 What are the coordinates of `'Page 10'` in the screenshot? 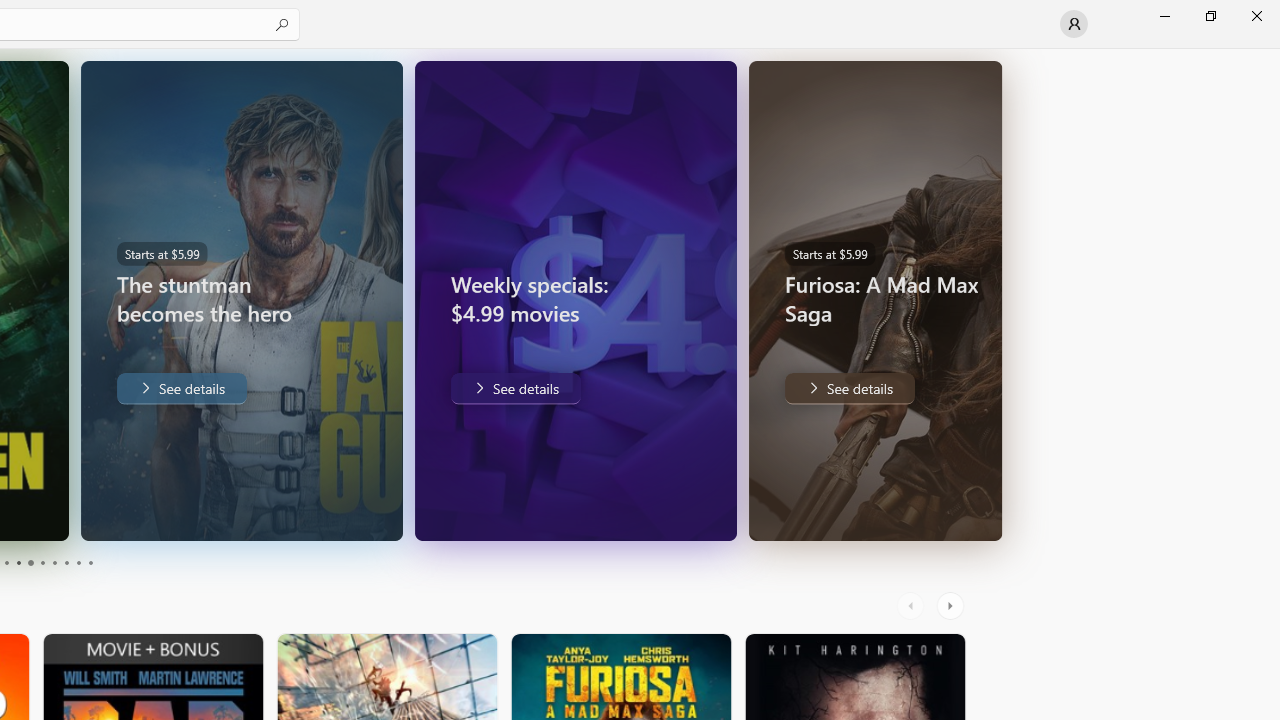 It's located at (89, 563).